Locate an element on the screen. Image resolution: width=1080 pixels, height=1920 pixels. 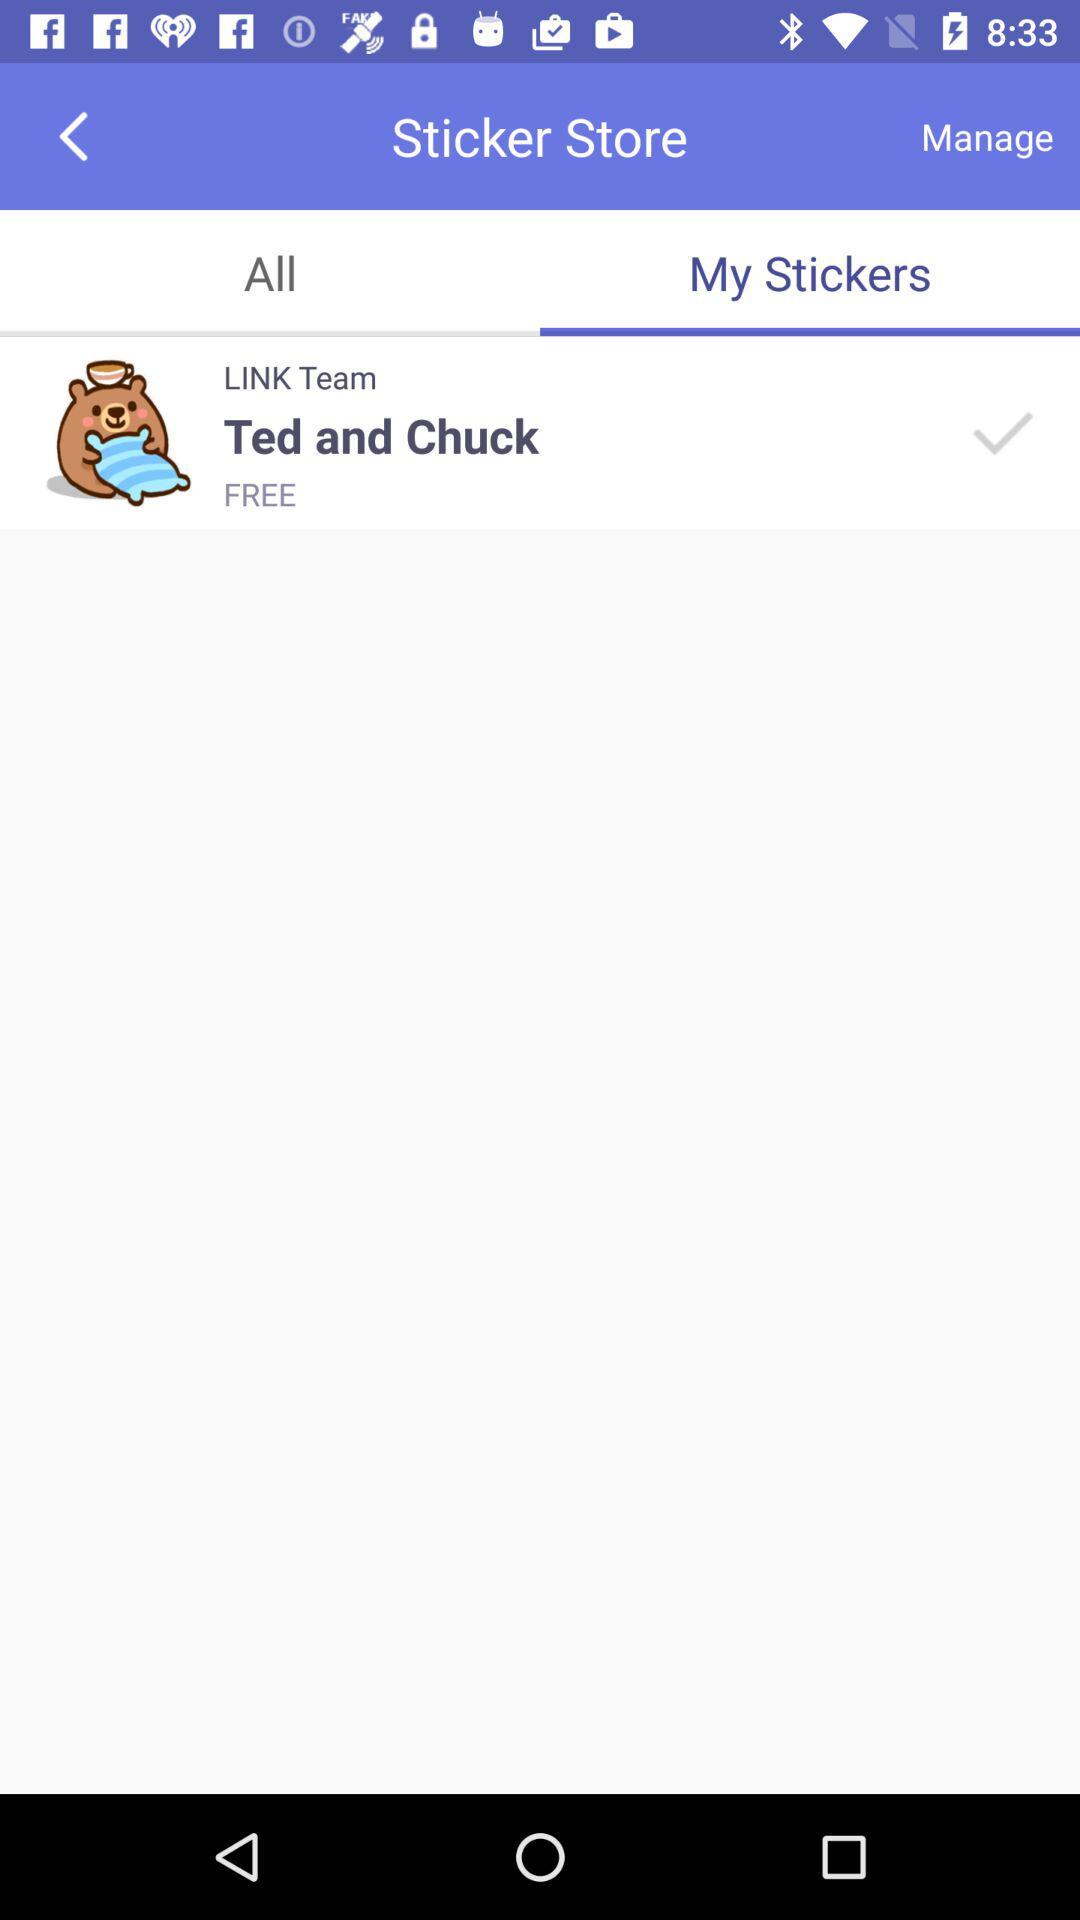
the all is located at coordinates (270, 272).